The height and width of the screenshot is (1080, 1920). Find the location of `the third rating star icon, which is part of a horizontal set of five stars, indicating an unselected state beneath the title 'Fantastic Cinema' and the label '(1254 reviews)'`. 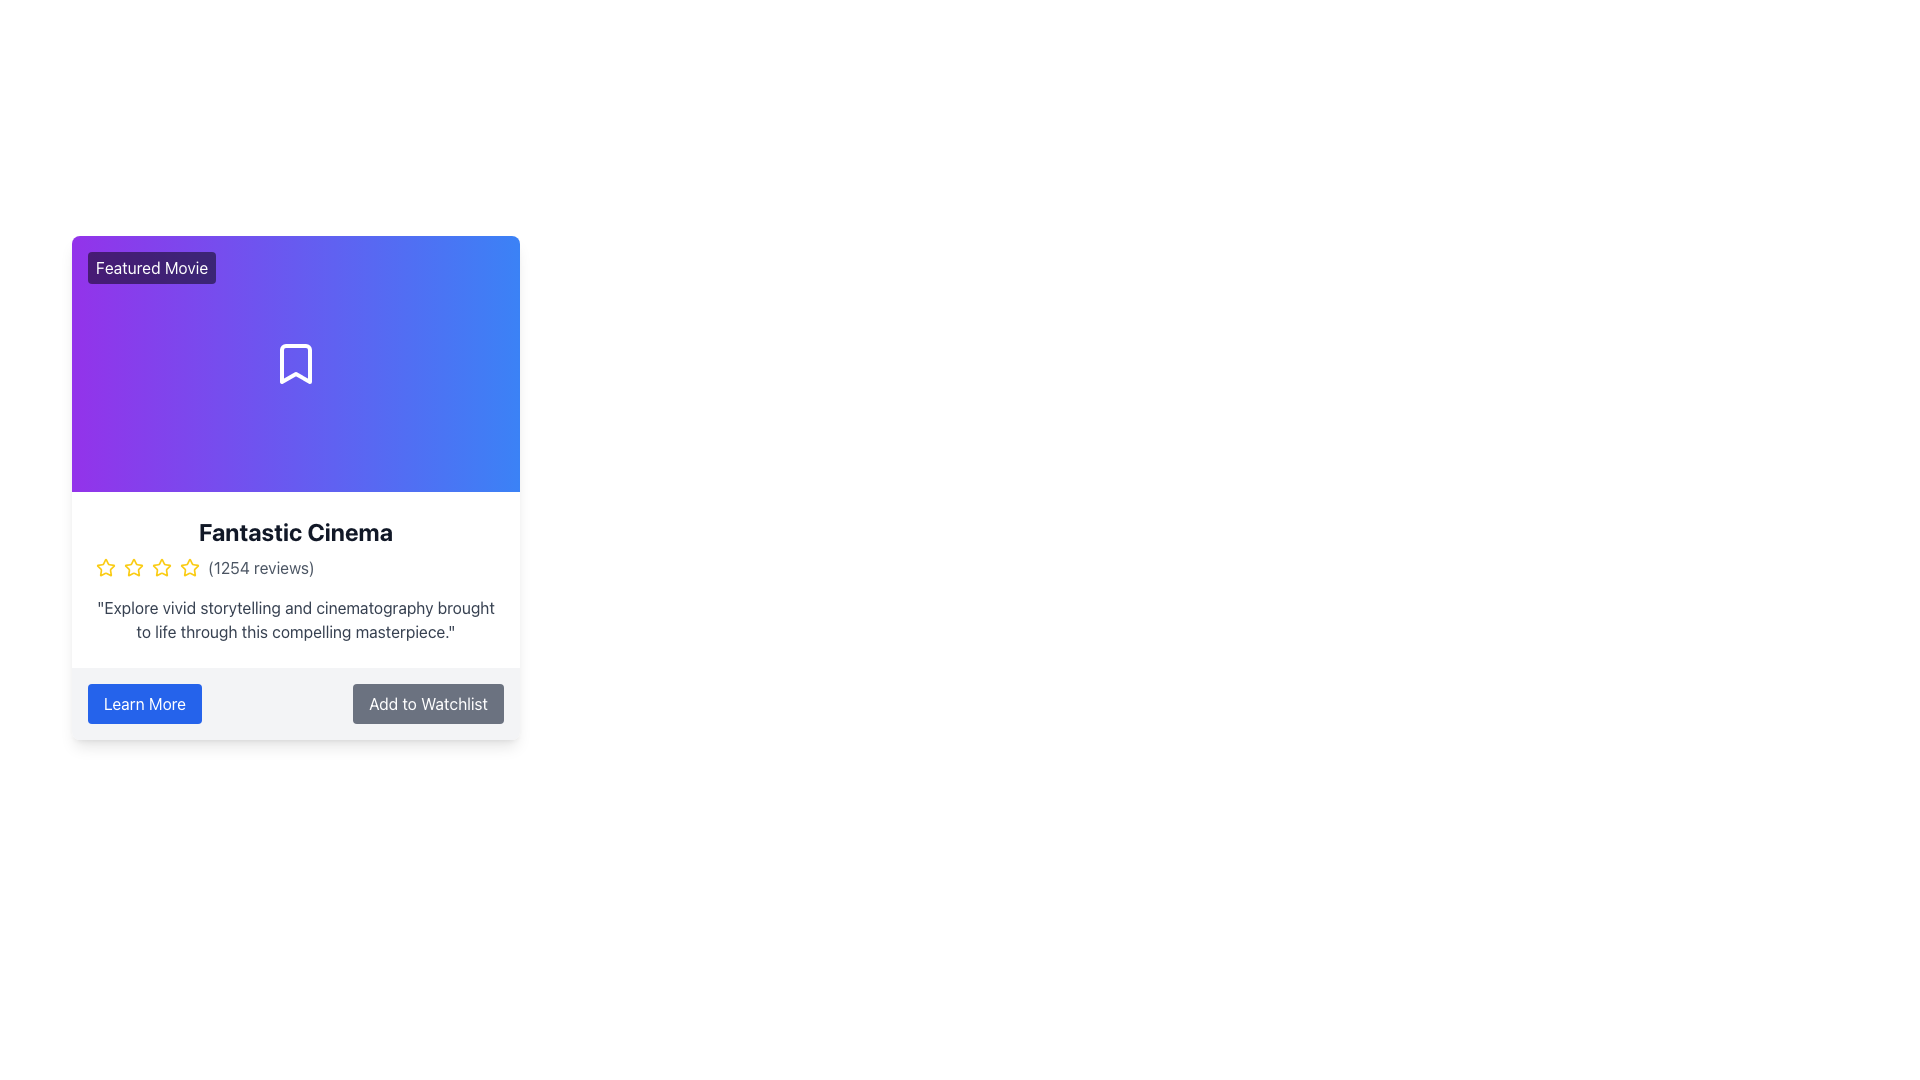

the third rating star icon, which is part of a horizontal set of five stars, indicating an unselected state beneath the title 'Fantastic Cinema' and the label '(1254 reviews)' is located at coordinates (162, 567).